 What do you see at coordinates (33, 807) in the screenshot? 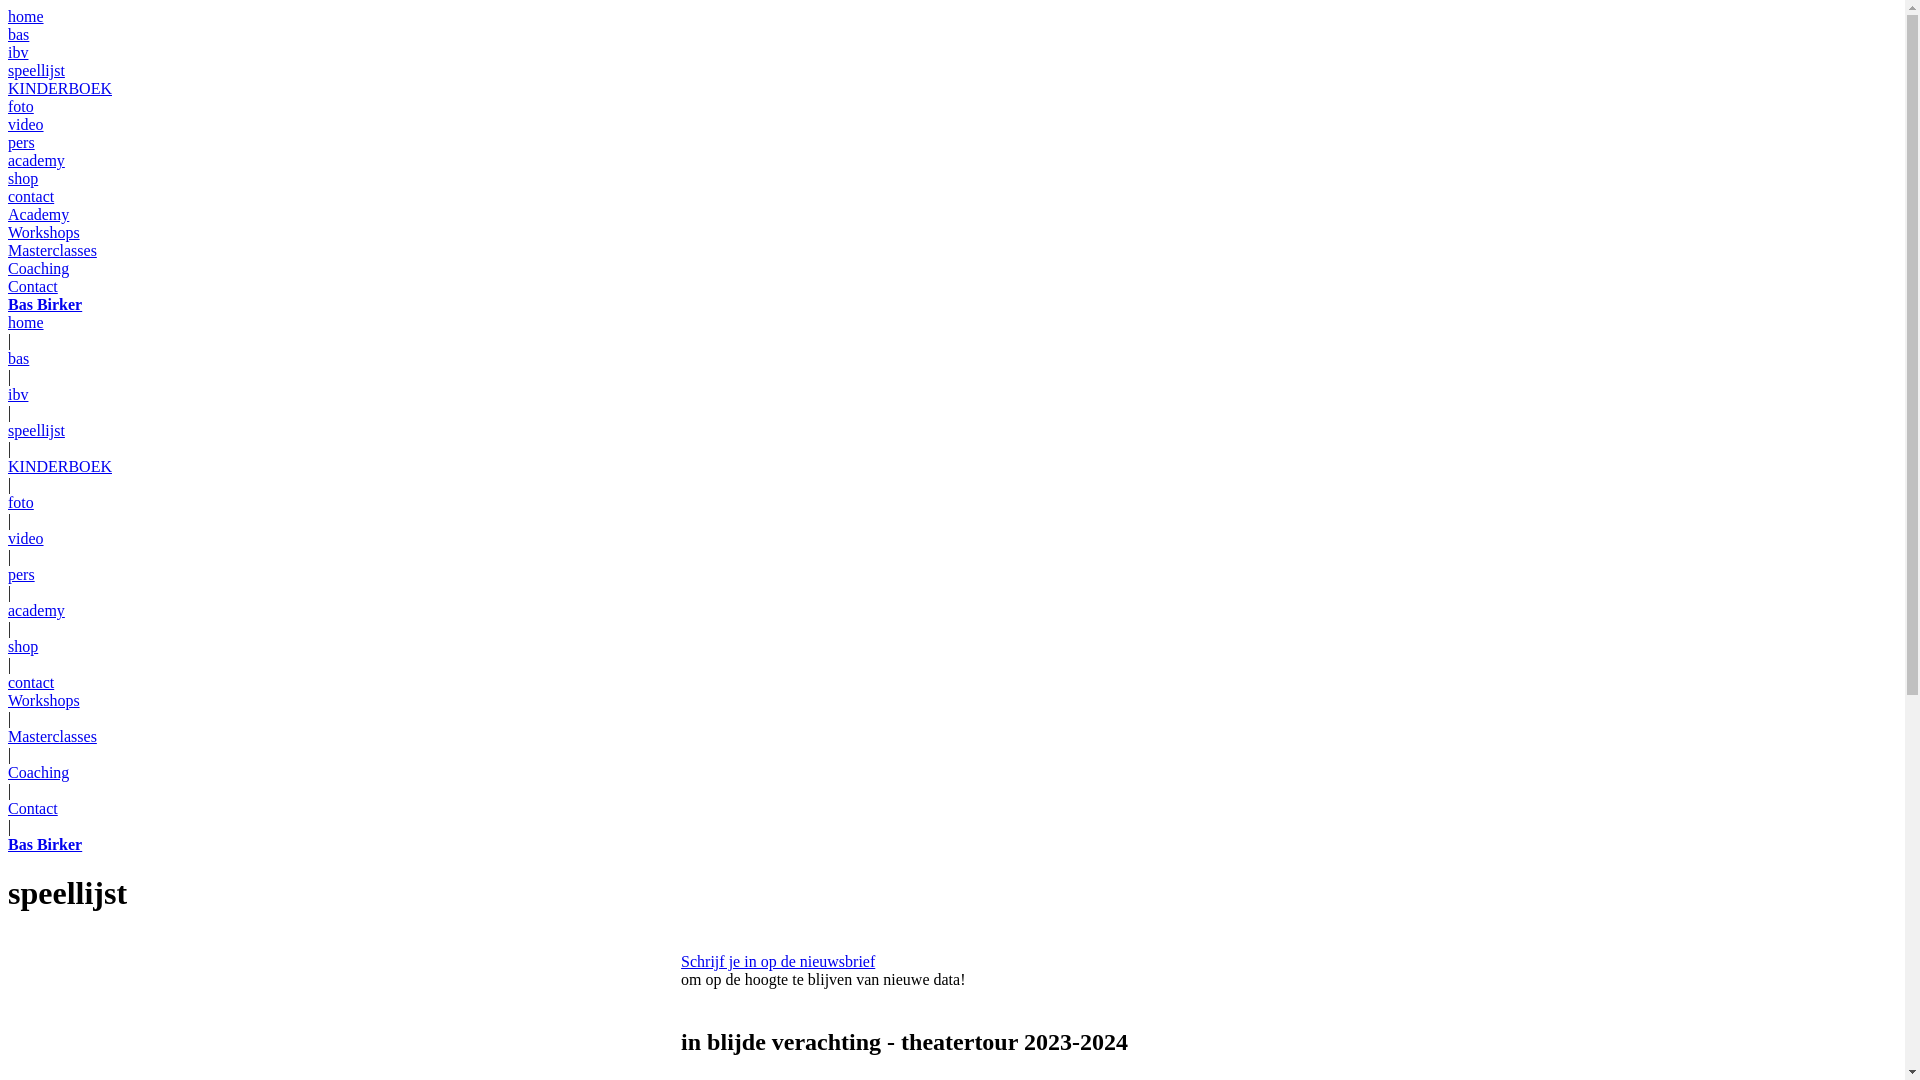
I see `'Contact'` at bounding box center [33, 807].